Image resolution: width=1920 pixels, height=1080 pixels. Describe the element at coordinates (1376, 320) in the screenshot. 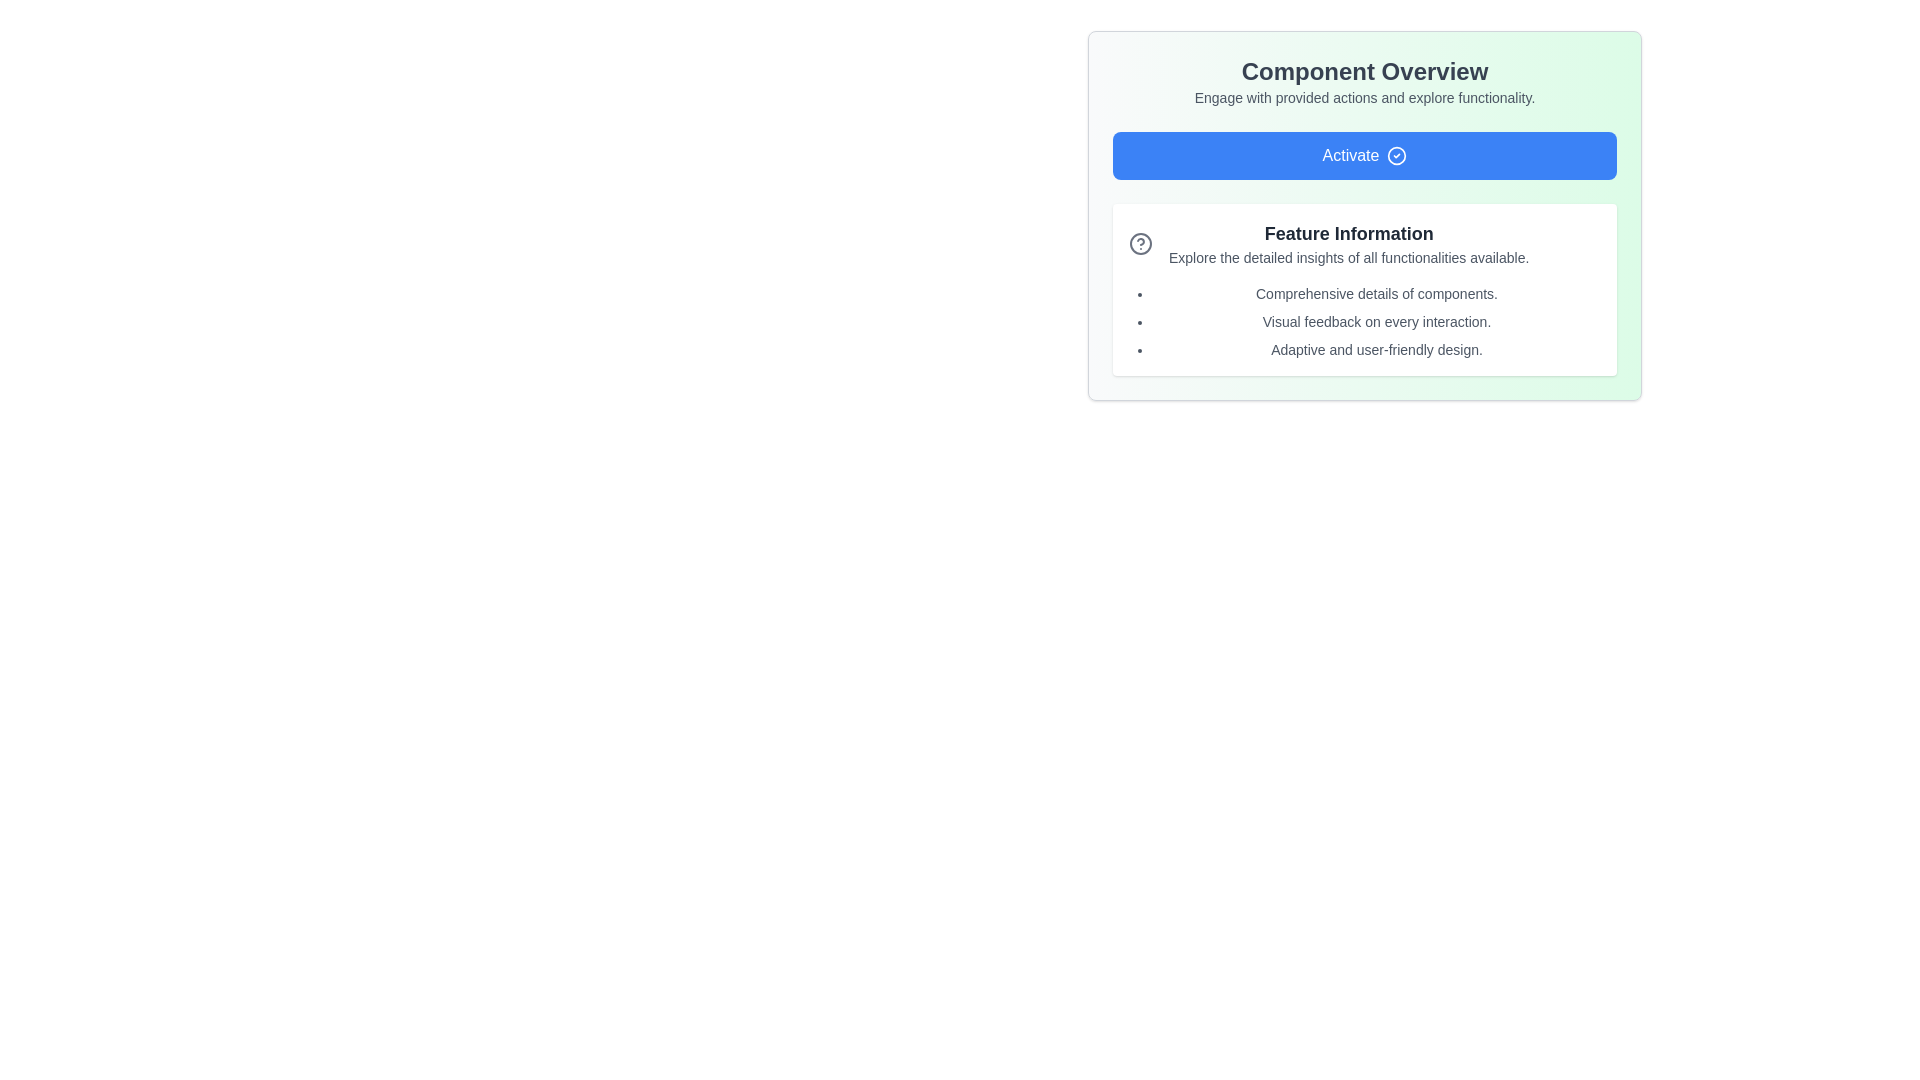

I see `descriptive text content of the second bullet point in the 'Feature Information' section under the 'Component Overview' panel` at that location.